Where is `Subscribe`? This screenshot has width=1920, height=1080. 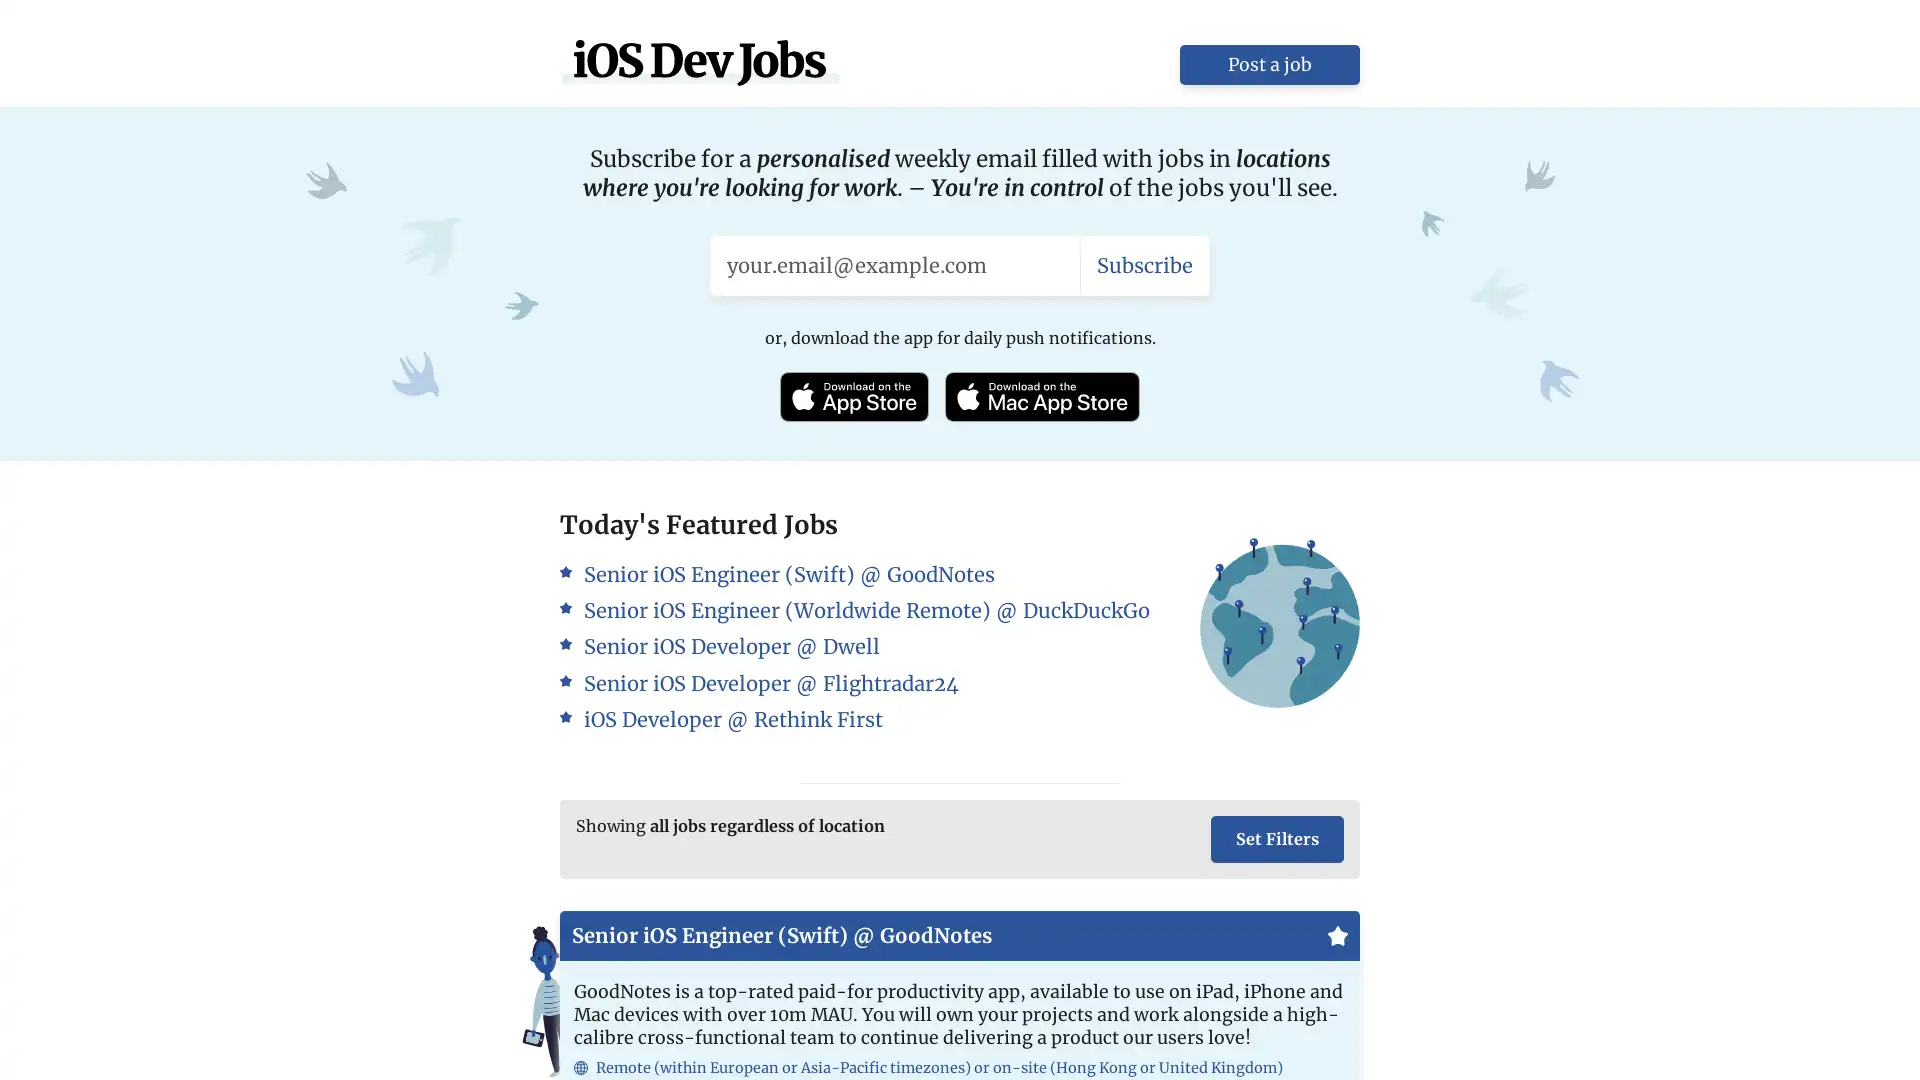 Subscribe is located at coordinates (1145, 264).